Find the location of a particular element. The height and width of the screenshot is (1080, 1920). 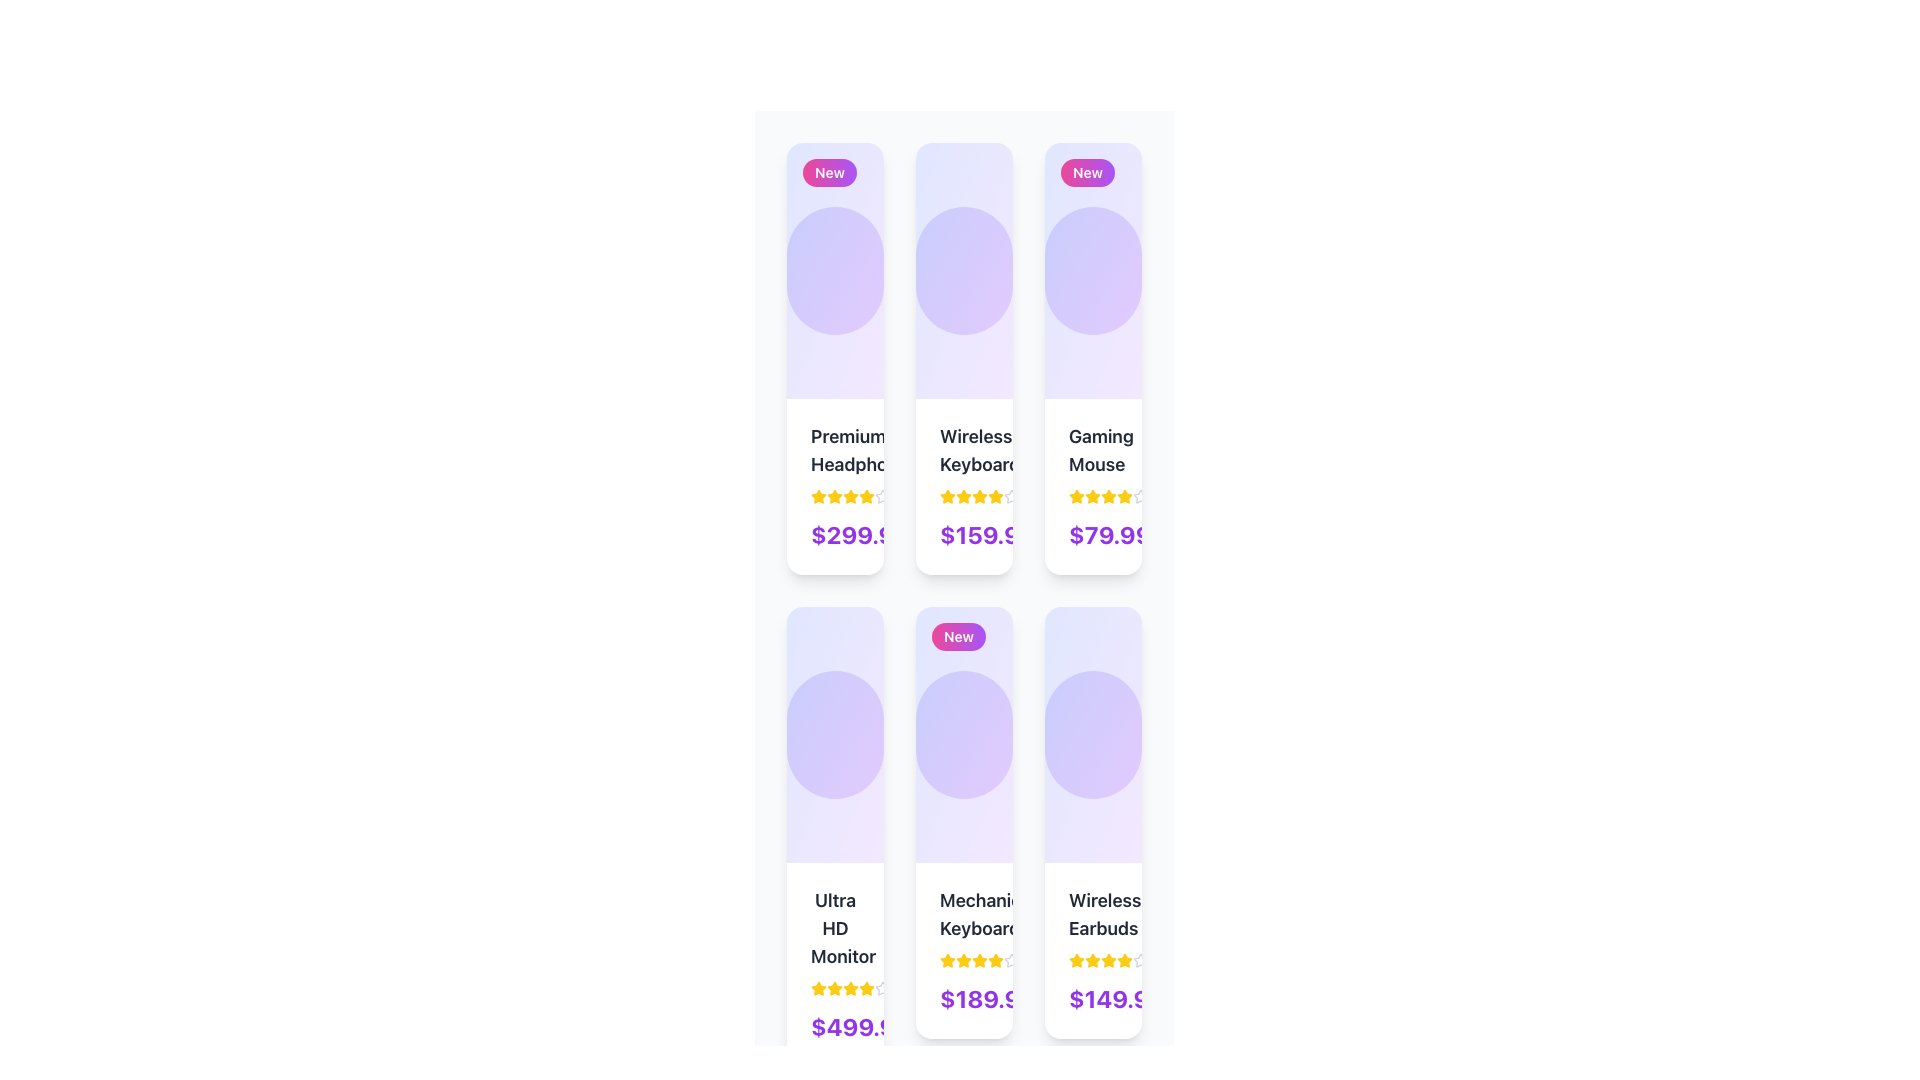

the static text element displaying the price value '$159.99', which is located in the second card of the top row, below the star rating component is located at coordinates (987, 534).